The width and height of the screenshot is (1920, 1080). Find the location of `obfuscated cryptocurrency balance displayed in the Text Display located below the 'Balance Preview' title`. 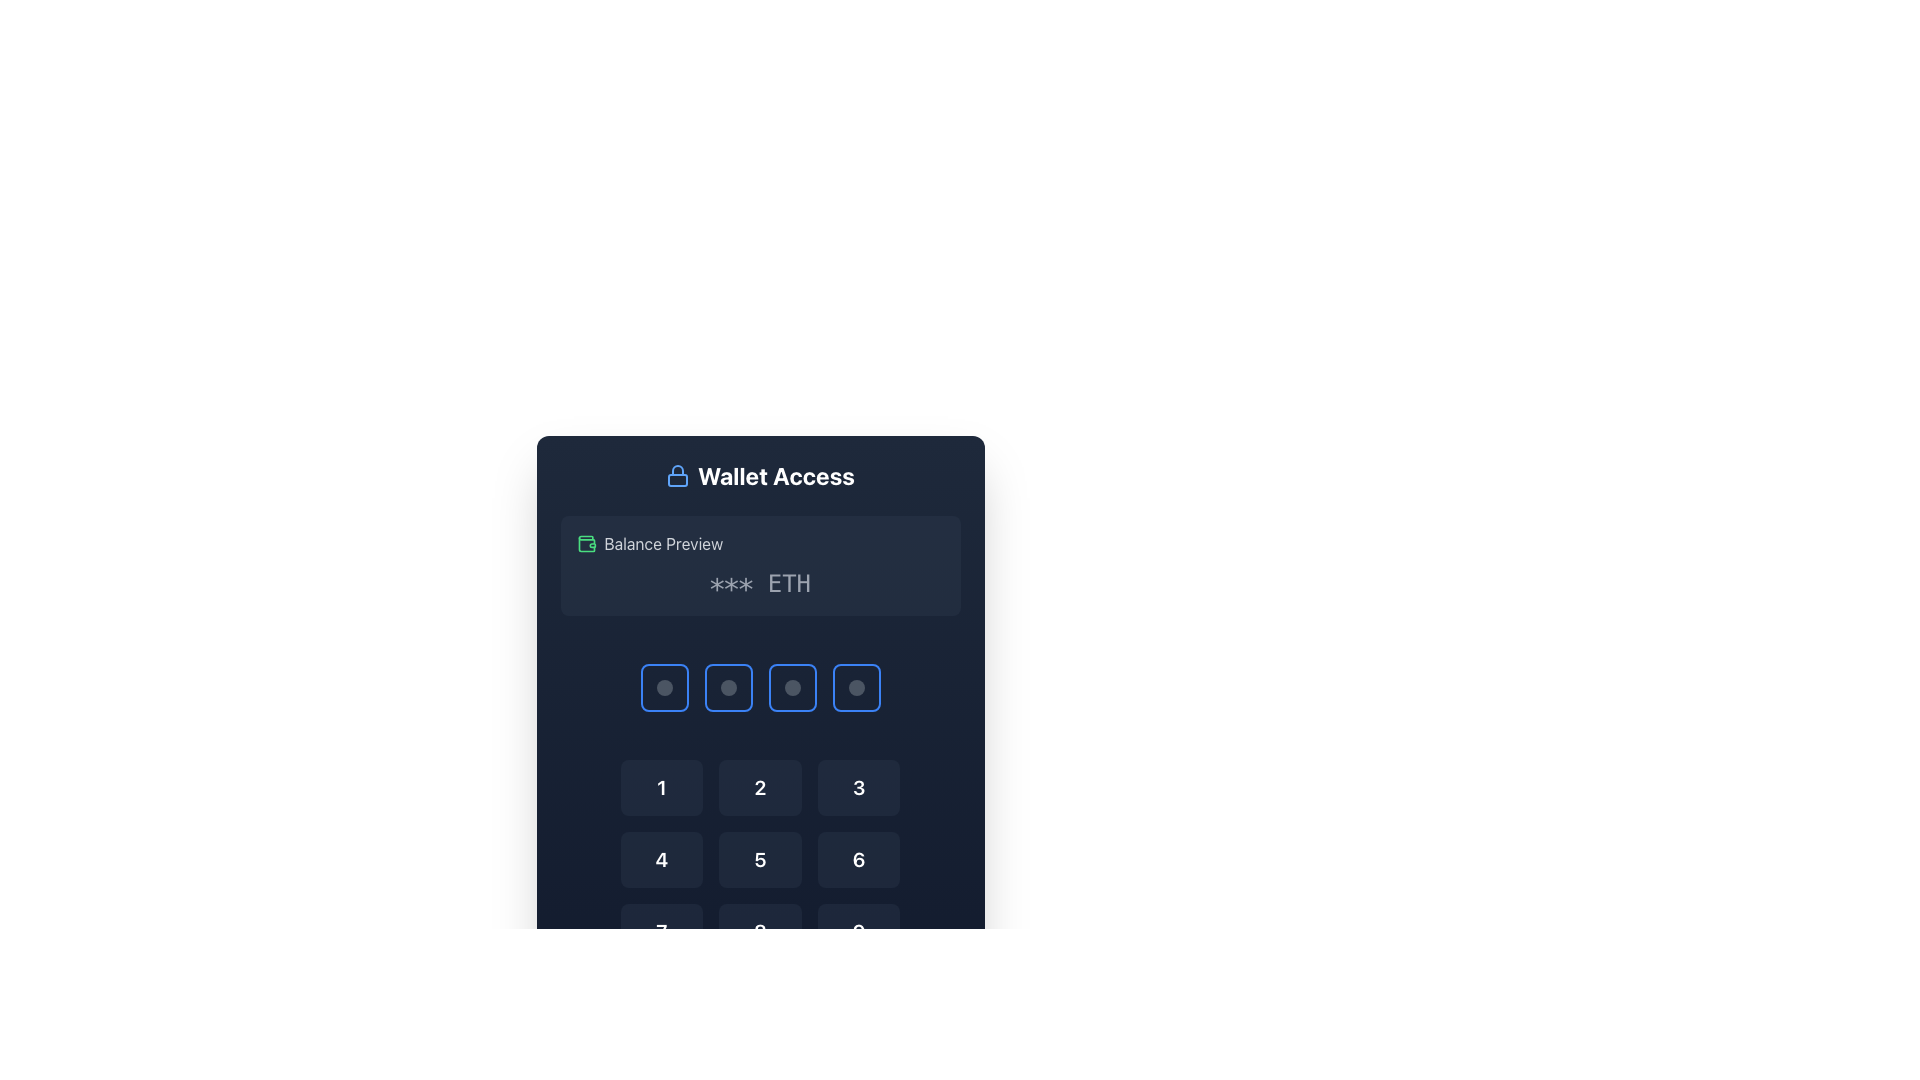

obfuscated cryptocurrency balance displayed in the Text Display located below the 'Balance Preview' title is located at coordinates (759, 583).